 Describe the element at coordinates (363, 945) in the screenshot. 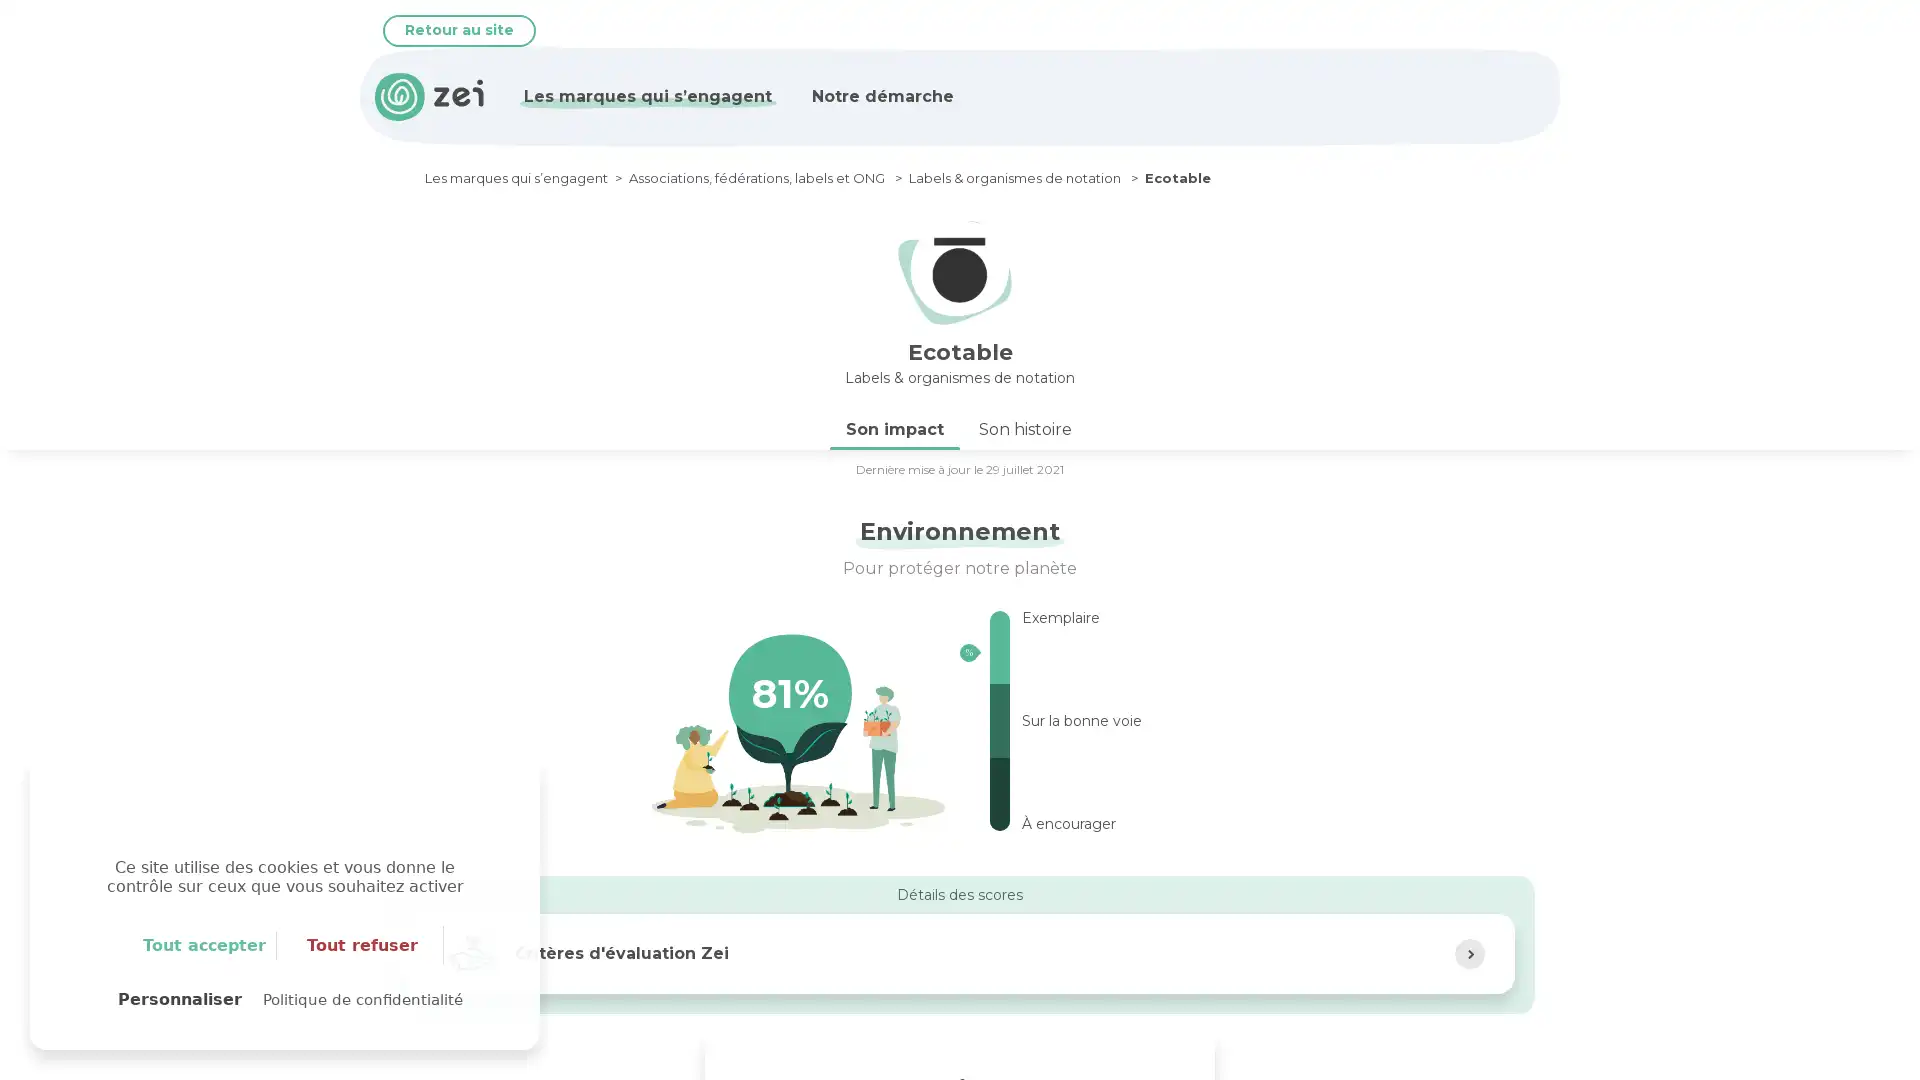

I see `Tout refuser` at that location.